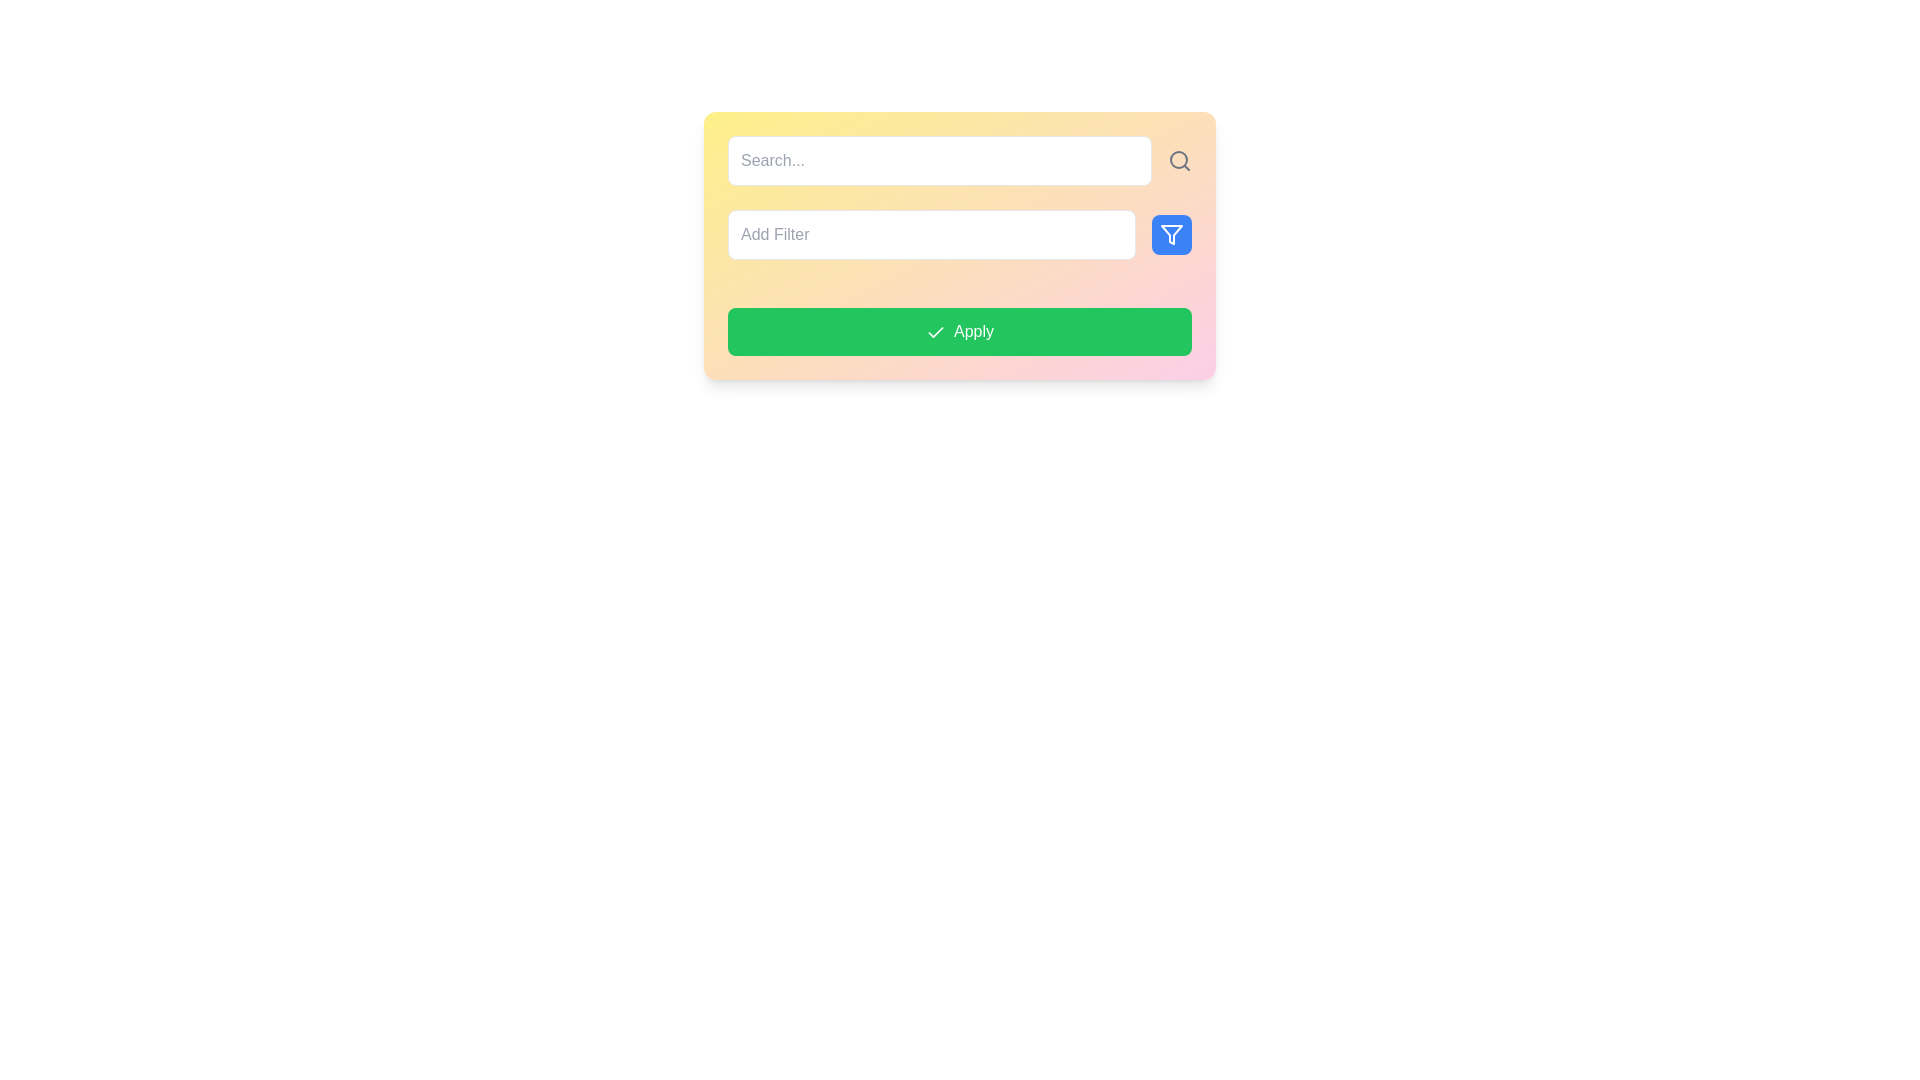  I want to click on the filter icon button, which is a funnel shape with a blue background and white outline, so click(1171, 234).